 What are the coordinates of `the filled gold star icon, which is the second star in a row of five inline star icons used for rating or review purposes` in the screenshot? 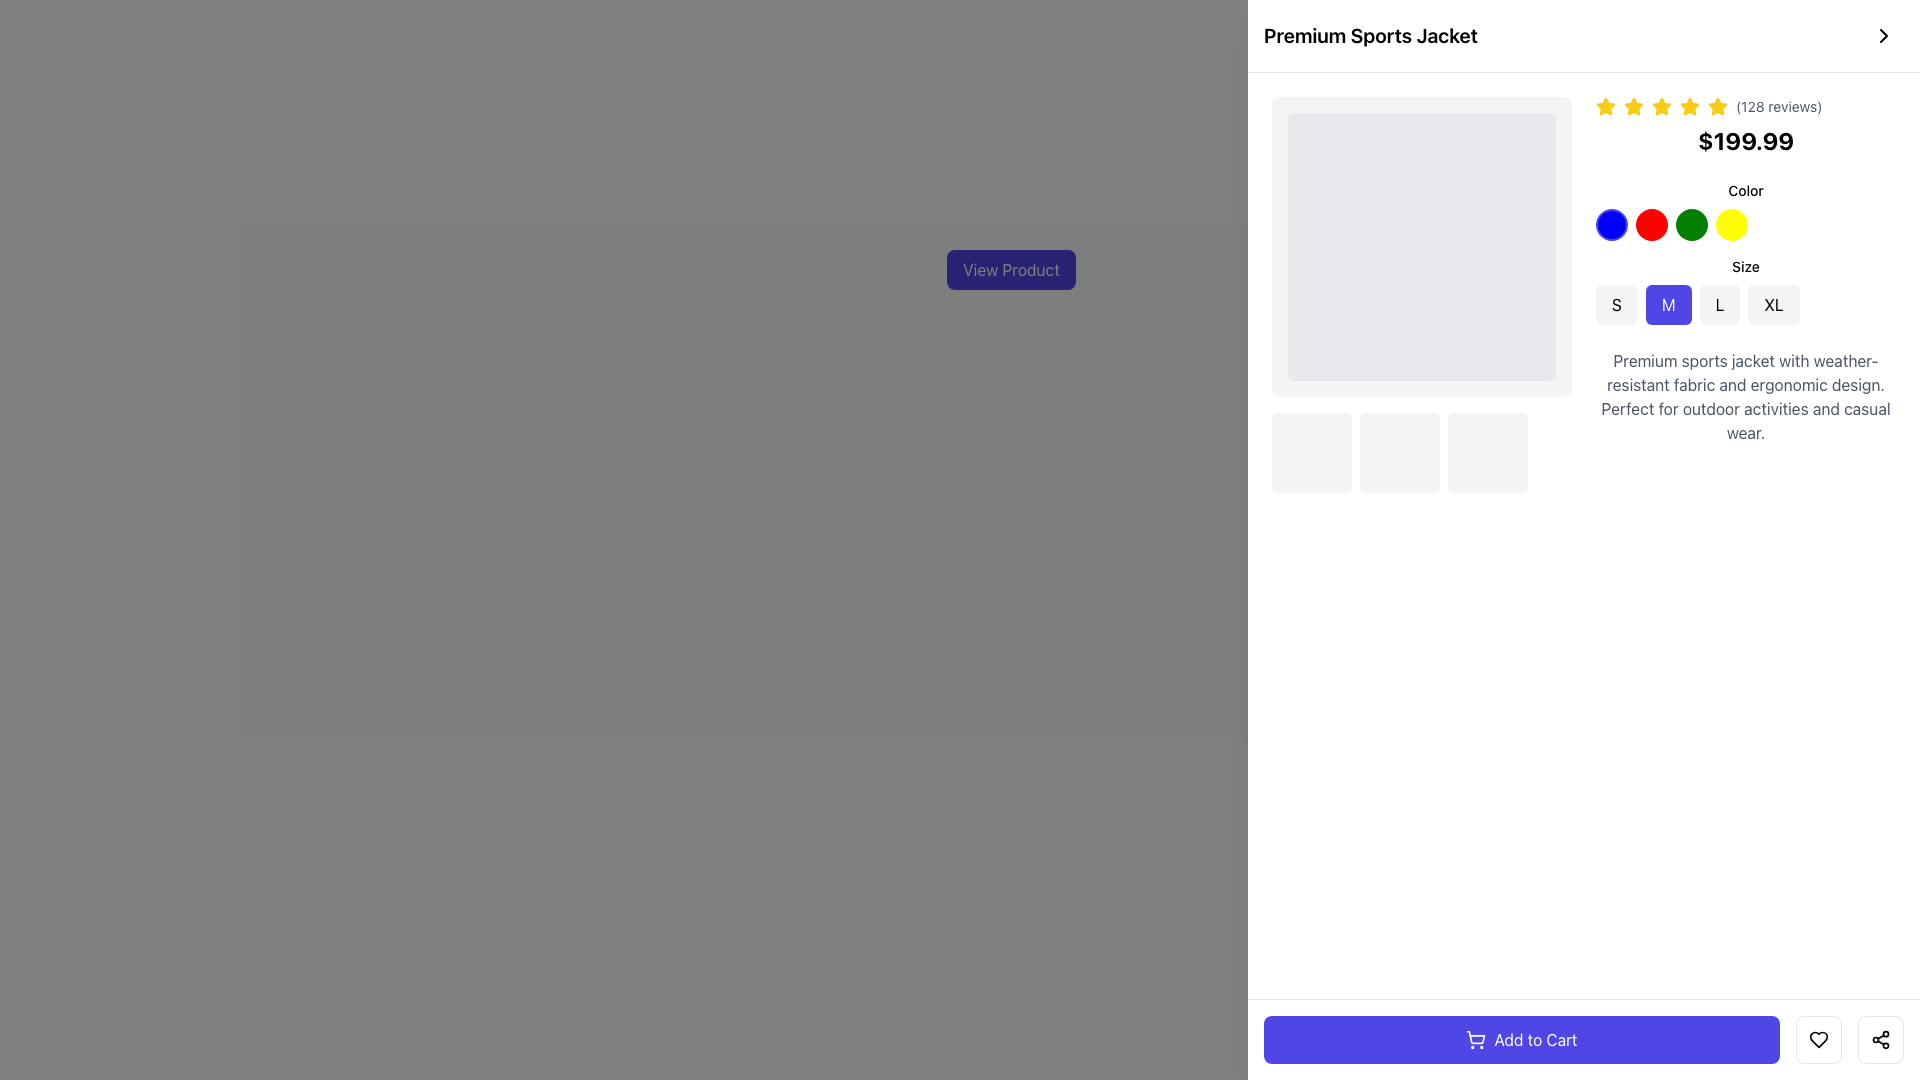 It's located at (1660, 105).